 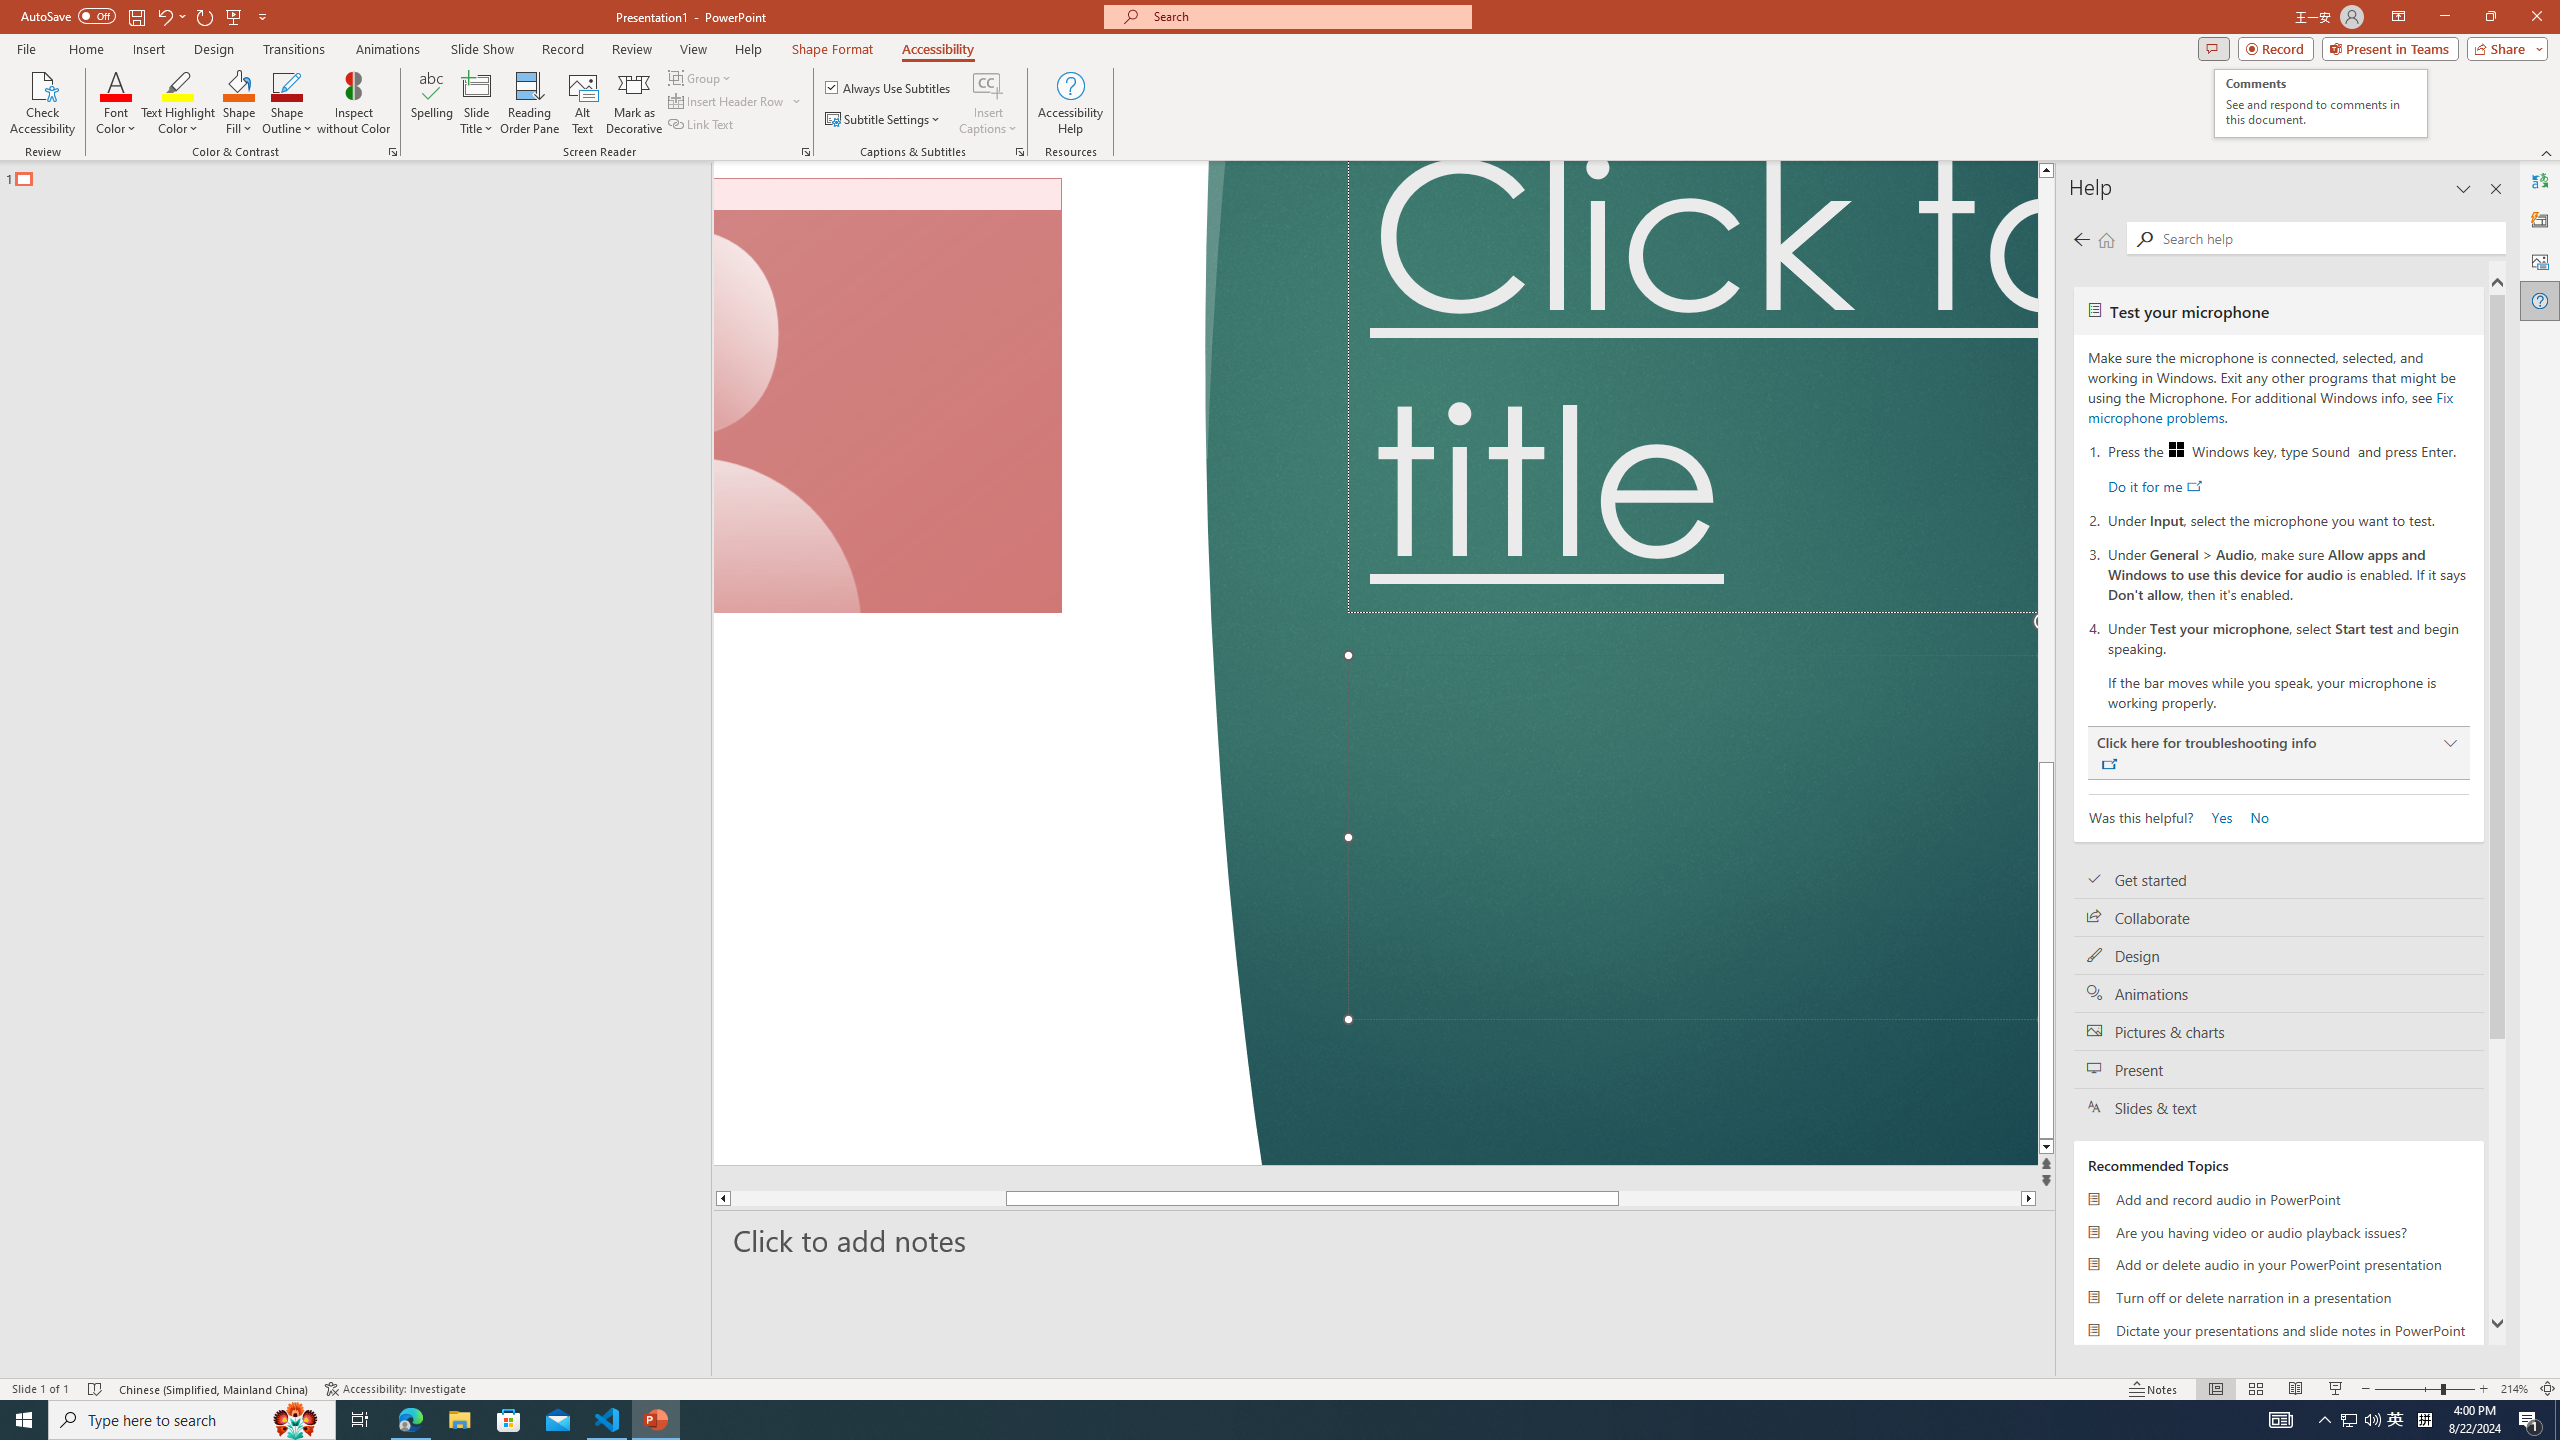 I want to click on 'Slide Title', so click(x=476, y=84).